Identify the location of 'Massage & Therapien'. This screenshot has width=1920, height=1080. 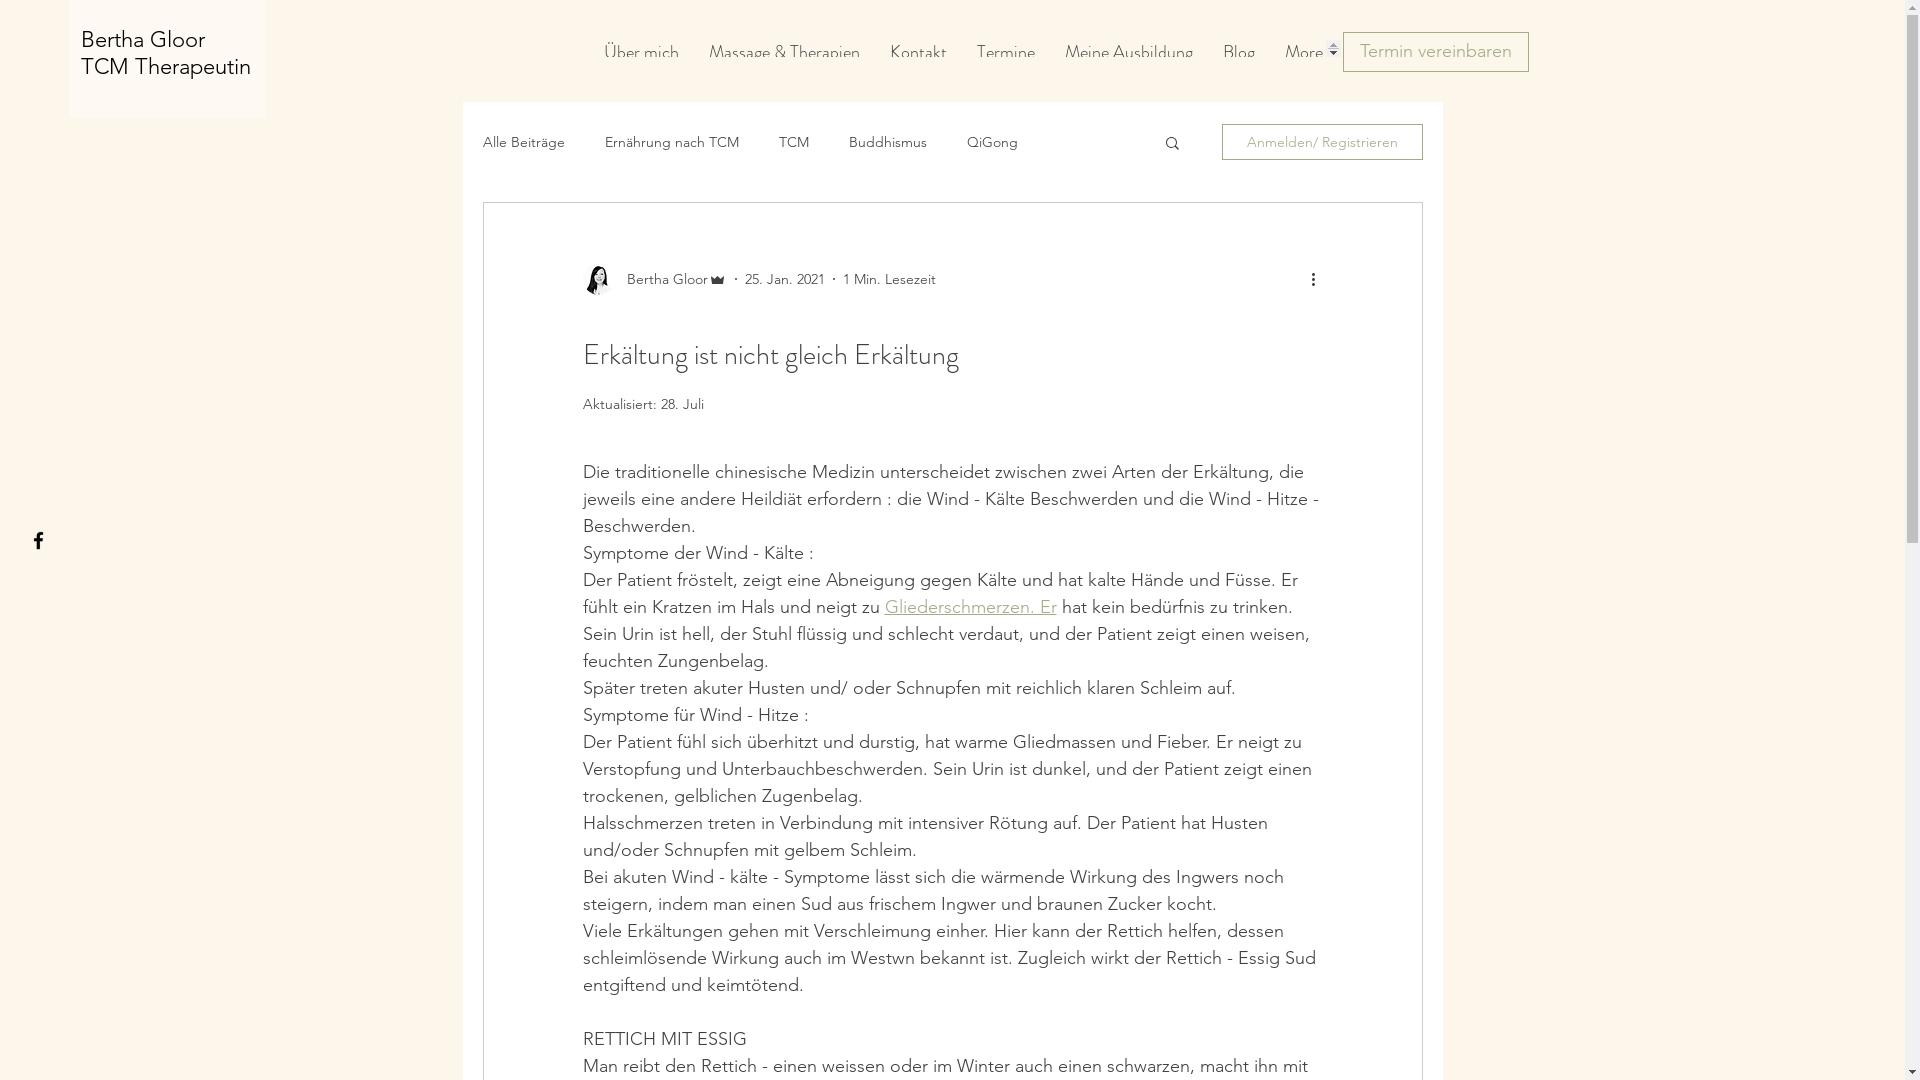
(783, 47).